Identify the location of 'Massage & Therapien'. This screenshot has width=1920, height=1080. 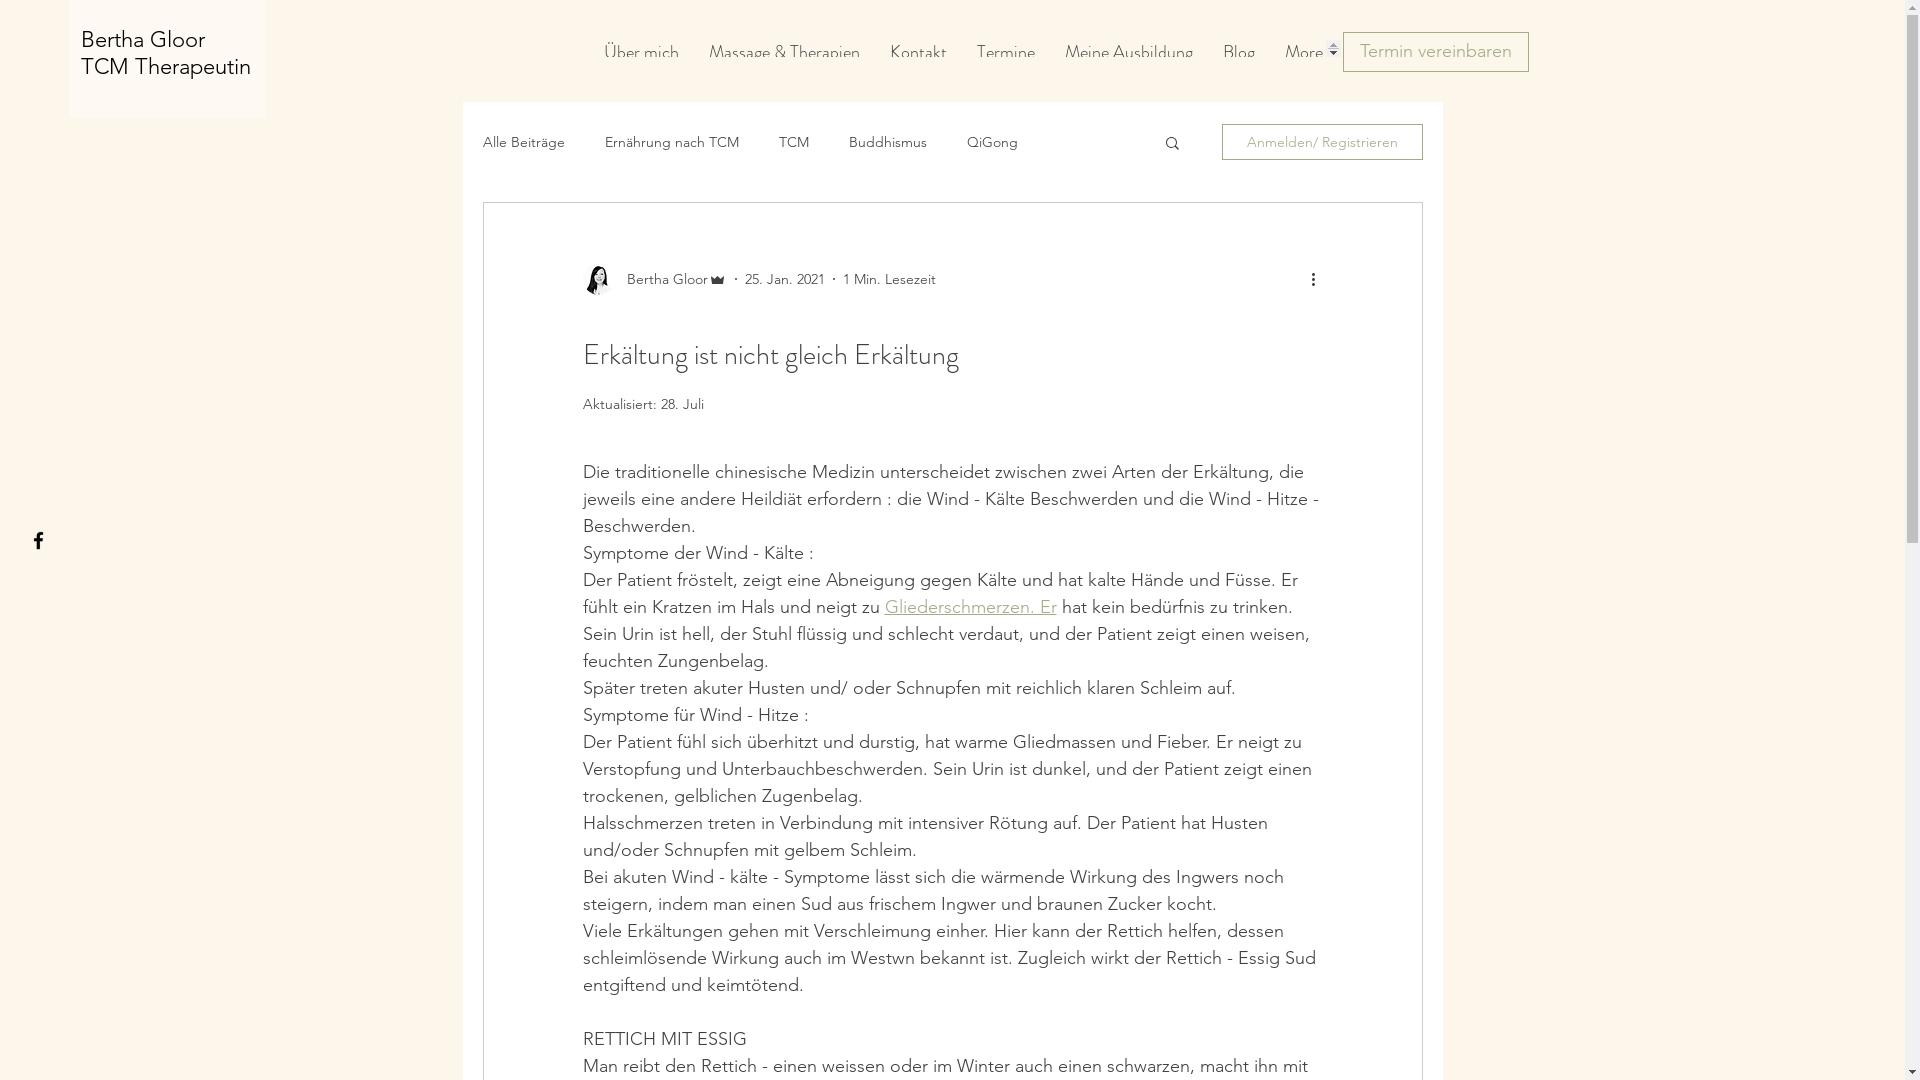
(783, 47).